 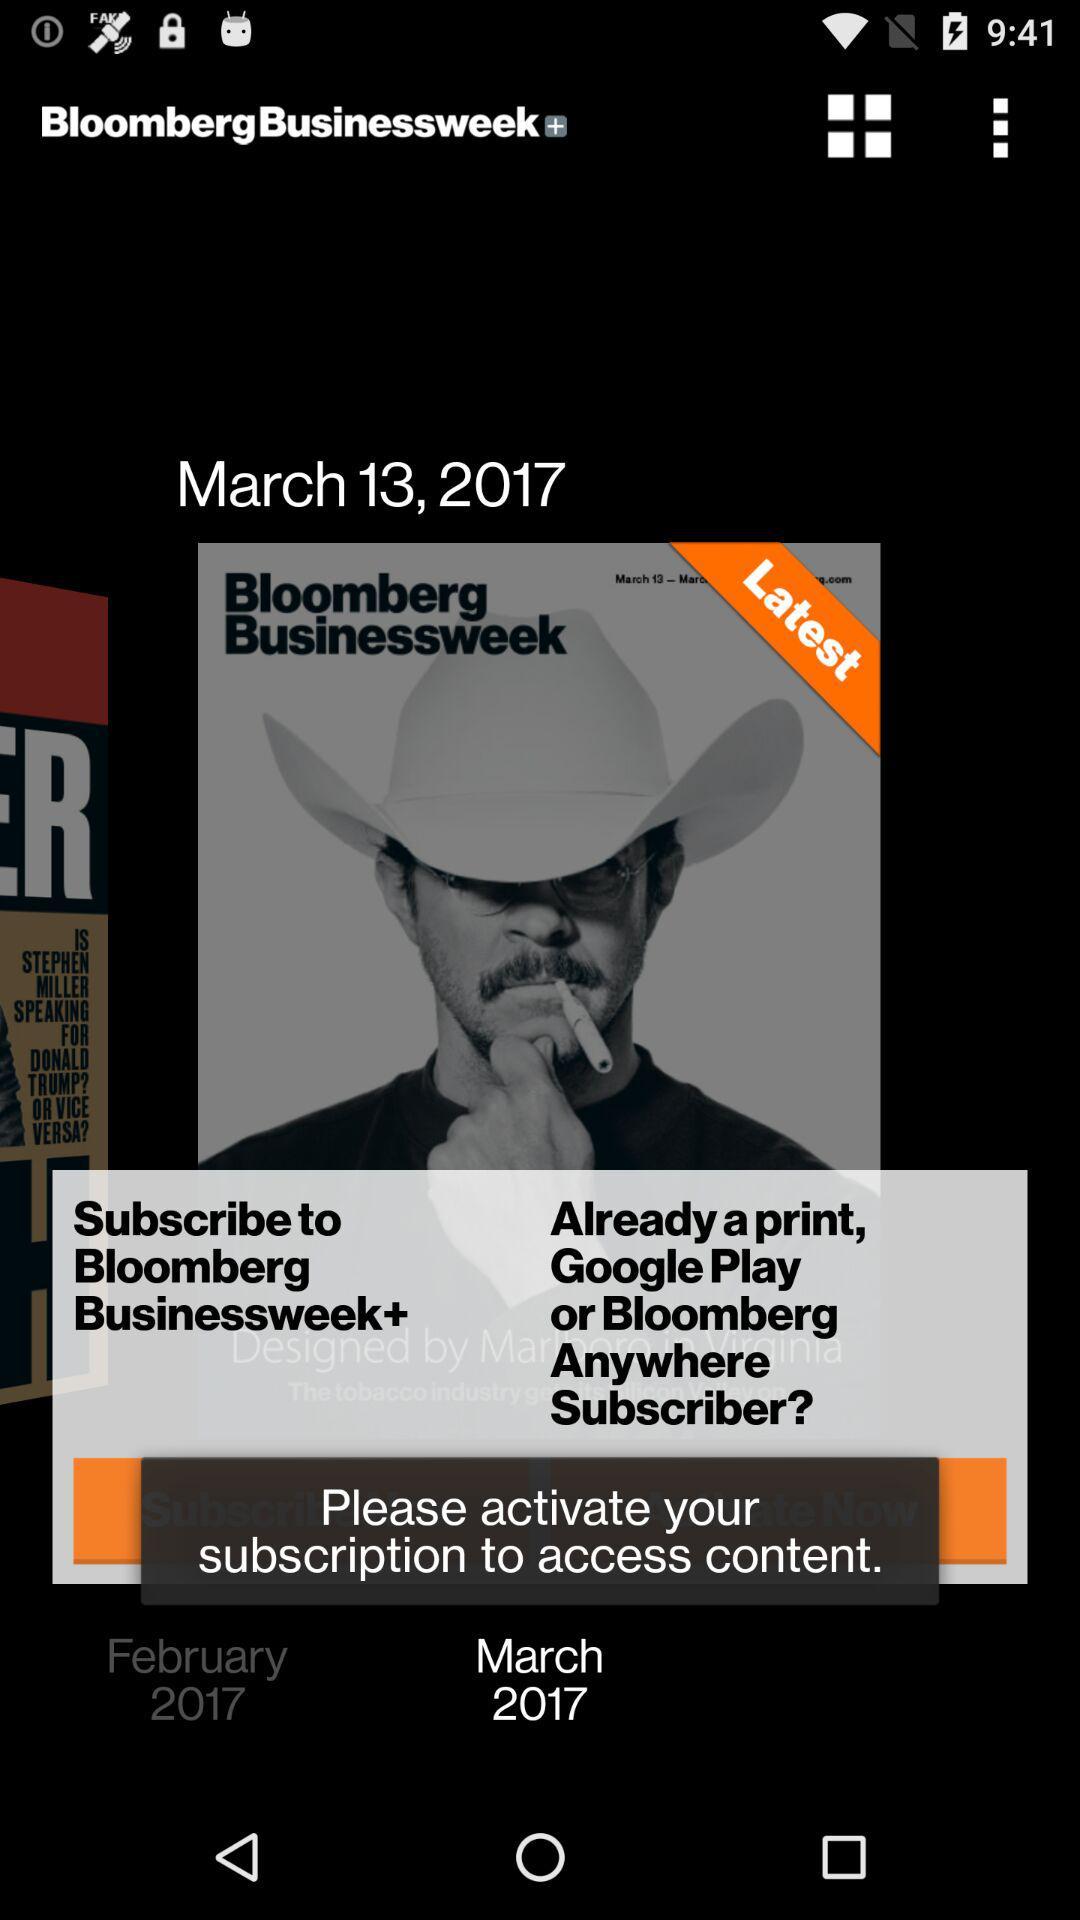 I want to click on subscribe now, so click(x=301, y=1510).